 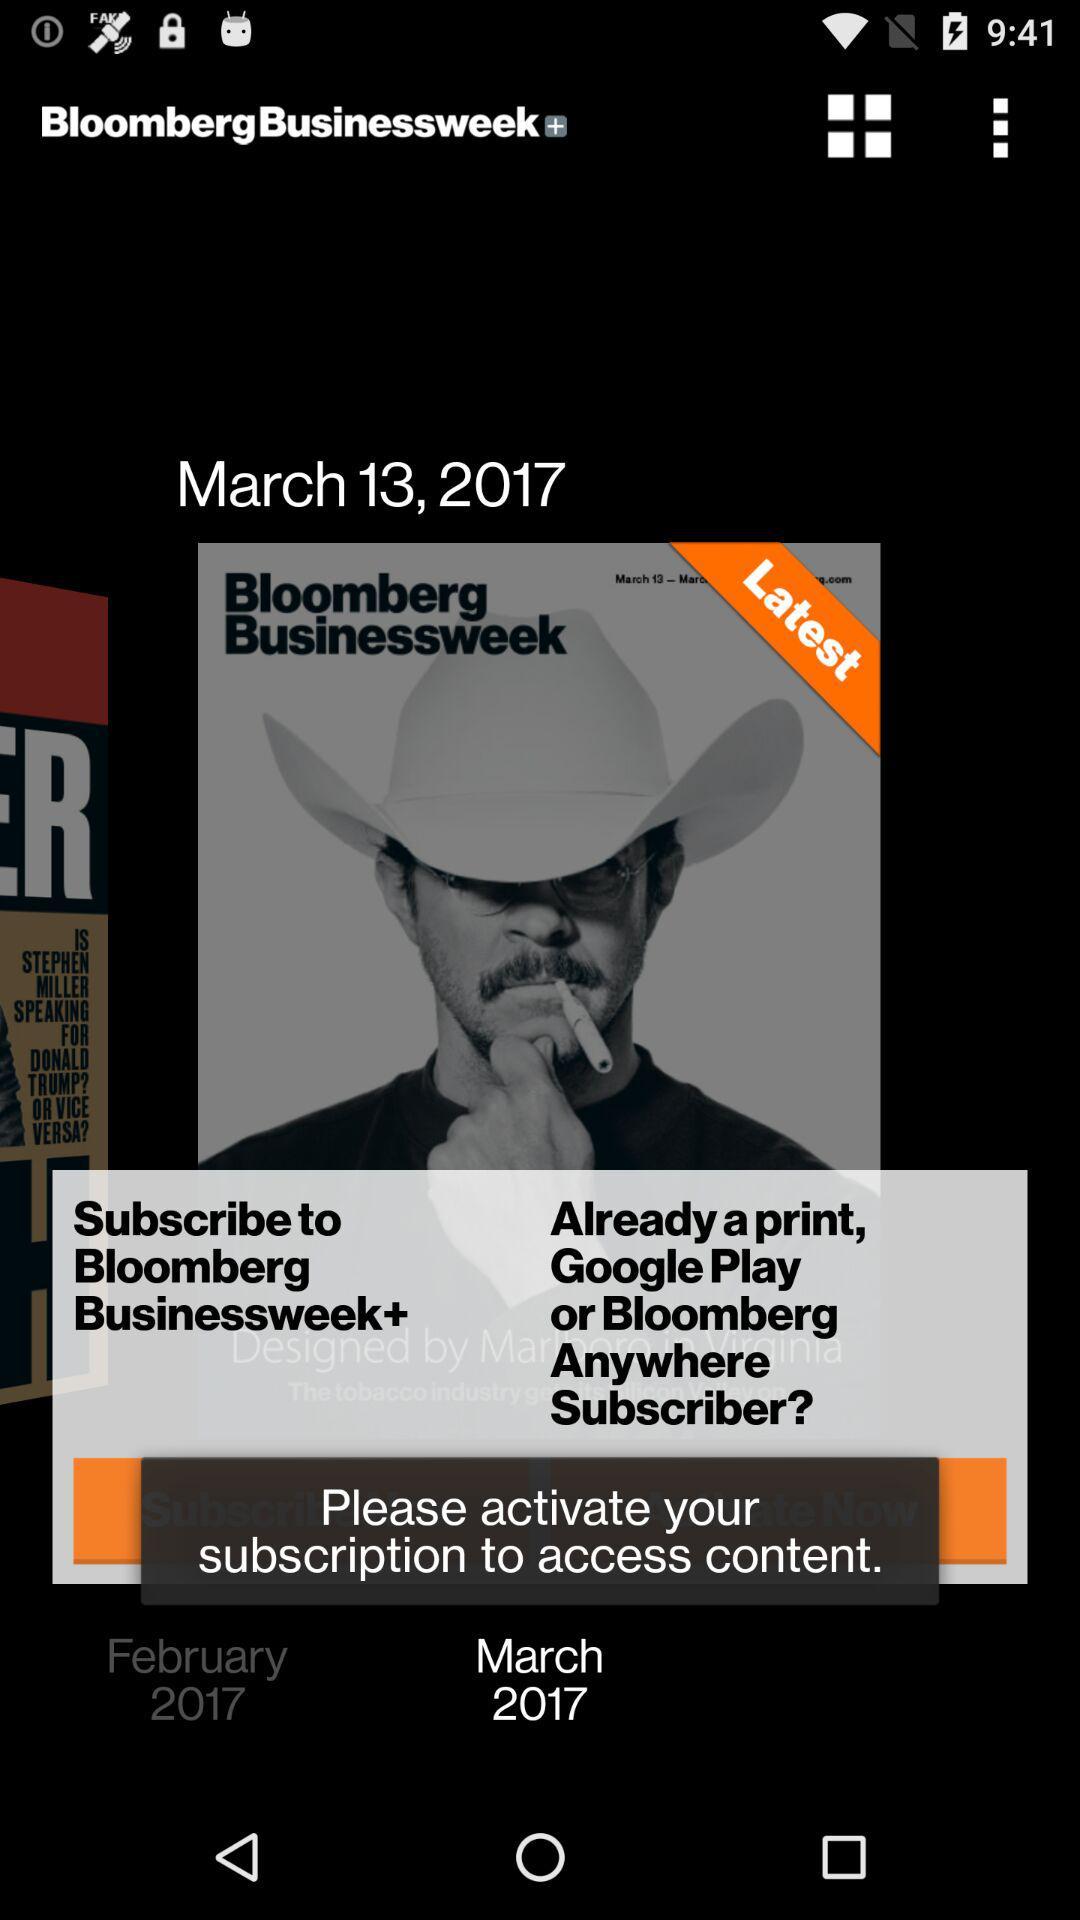 I want to click on subscribe now, so click(x=301, y=1510).